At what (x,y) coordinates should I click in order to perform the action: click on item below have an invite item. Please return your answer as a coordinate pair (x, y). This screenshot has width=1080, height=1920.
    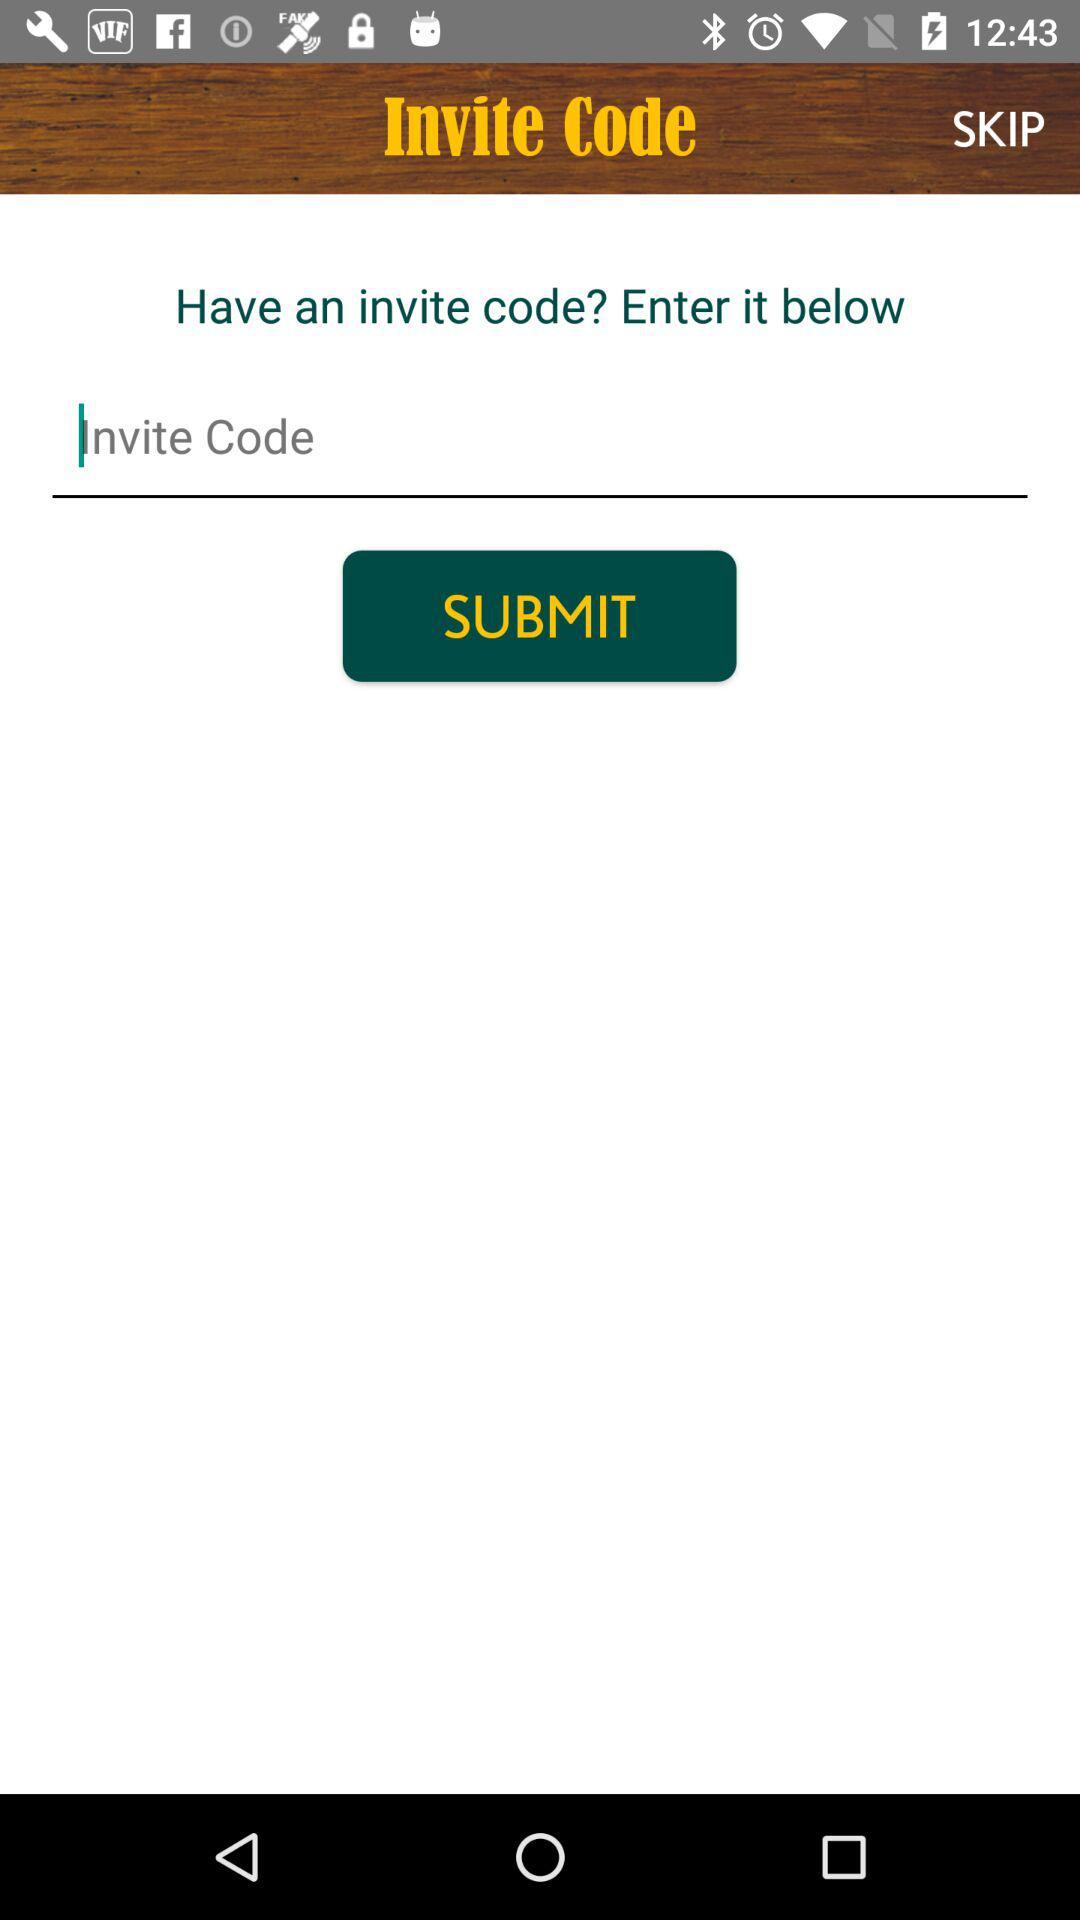
    Looking at the image, I should click on (540, 434).